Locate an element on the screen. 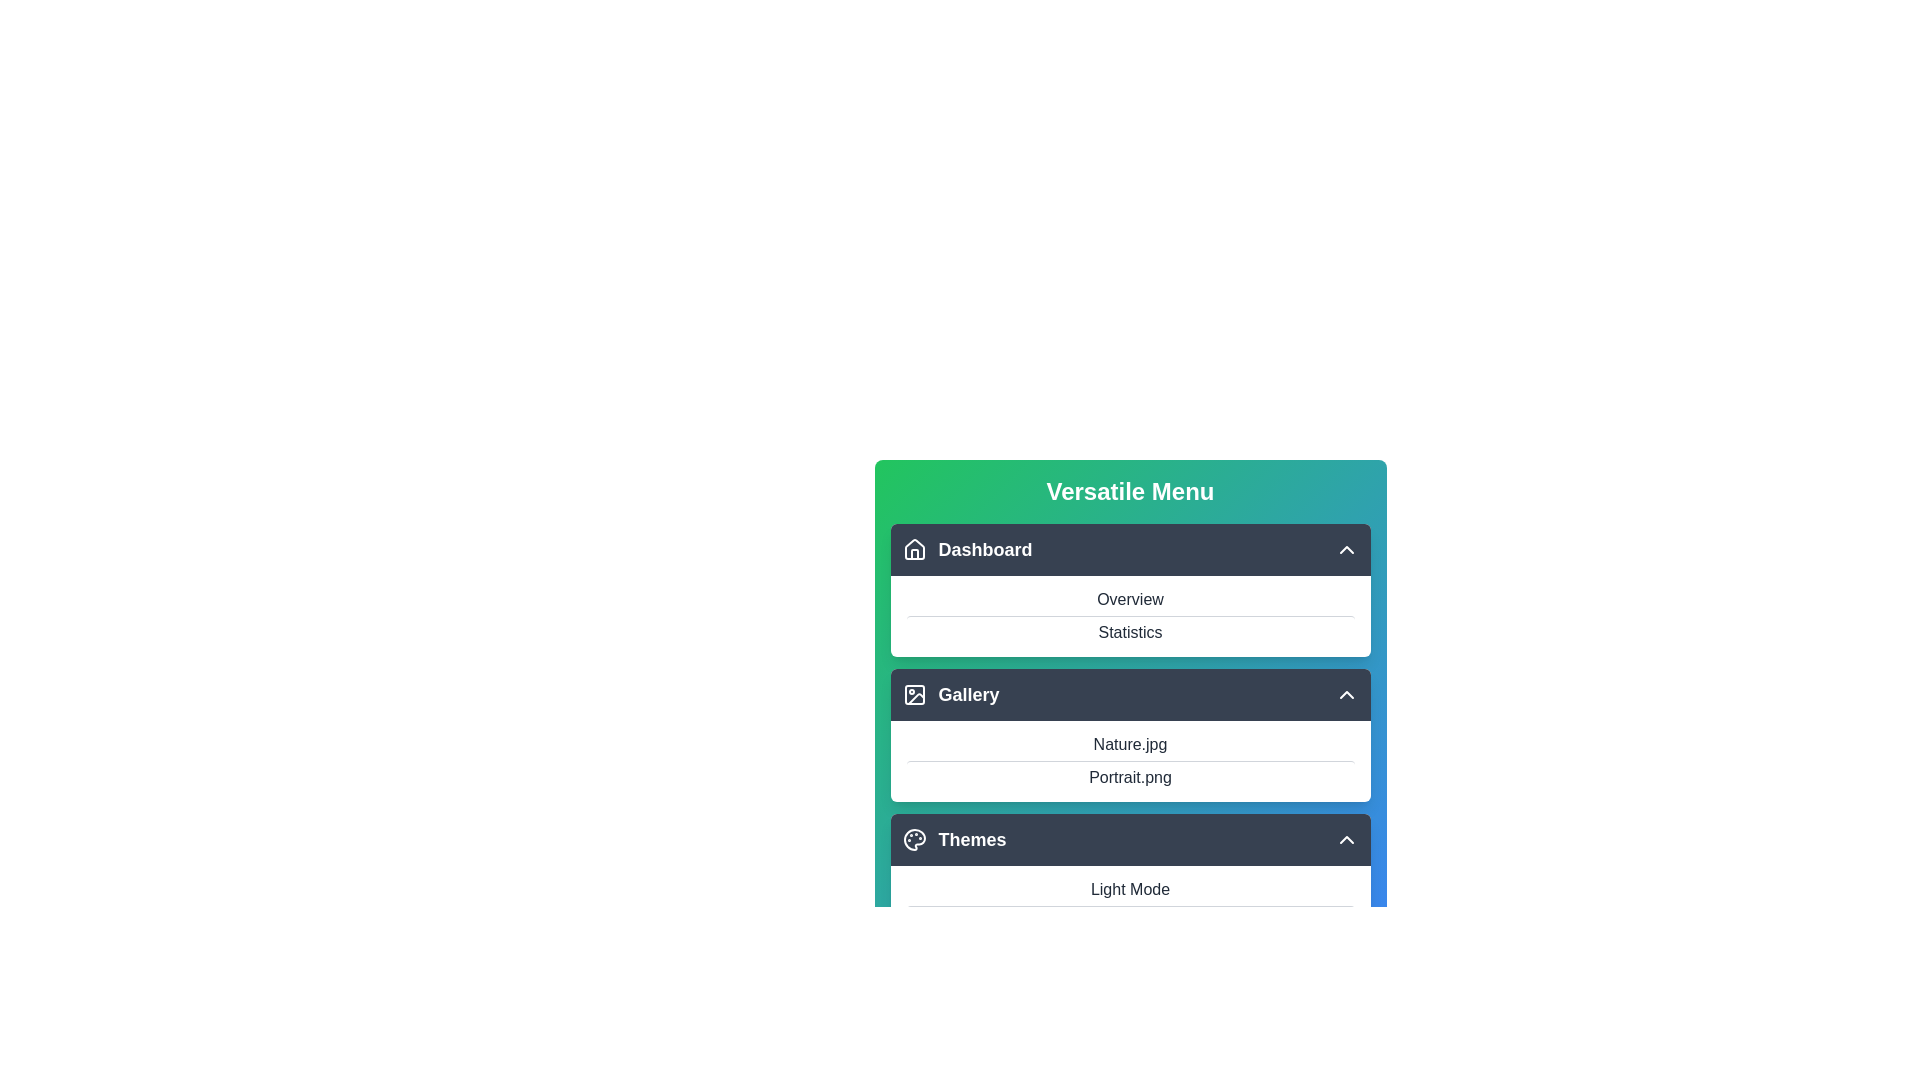 This screenshot has height=1080, width=1920. the item Light Mode from the section Themes is located at coordinates (1130, 840).